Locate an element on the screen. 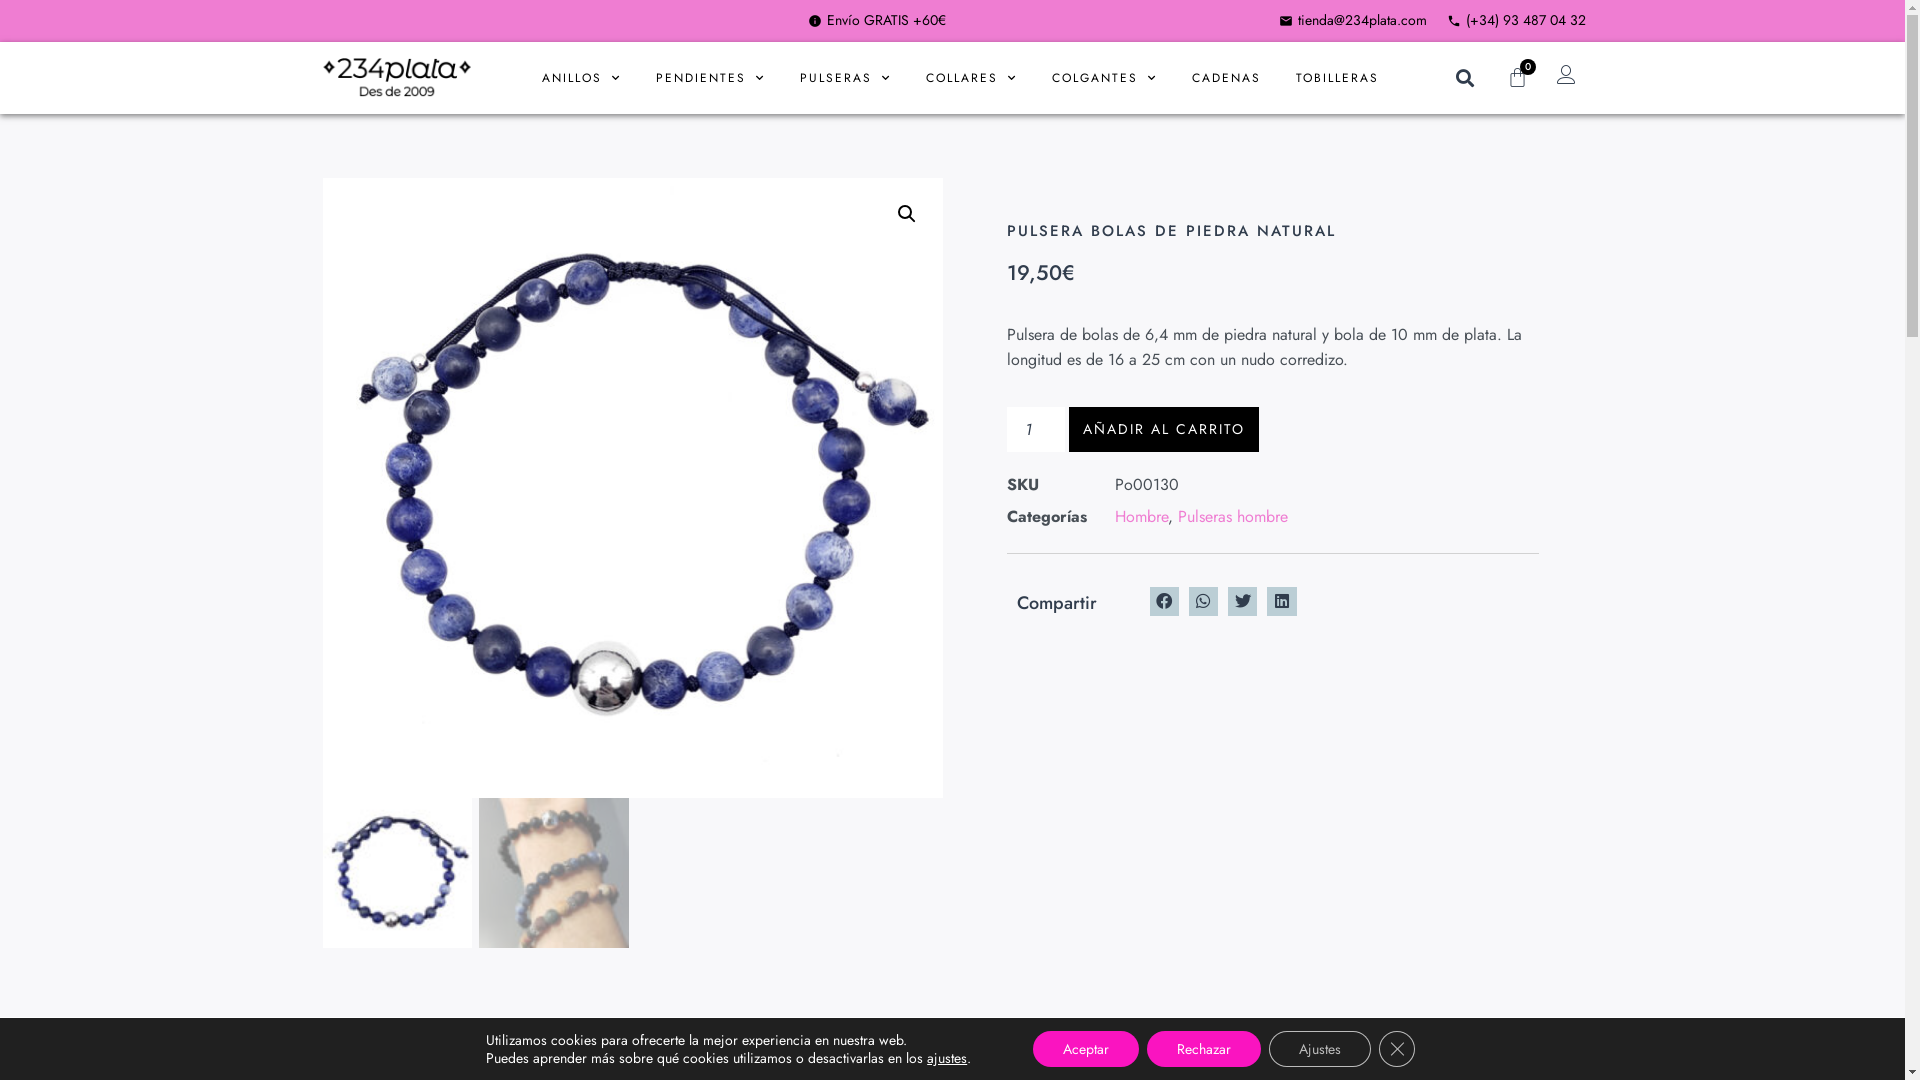  'LOGO 234 PLATA NEGRE 3' is located at coordinates (321, 76).